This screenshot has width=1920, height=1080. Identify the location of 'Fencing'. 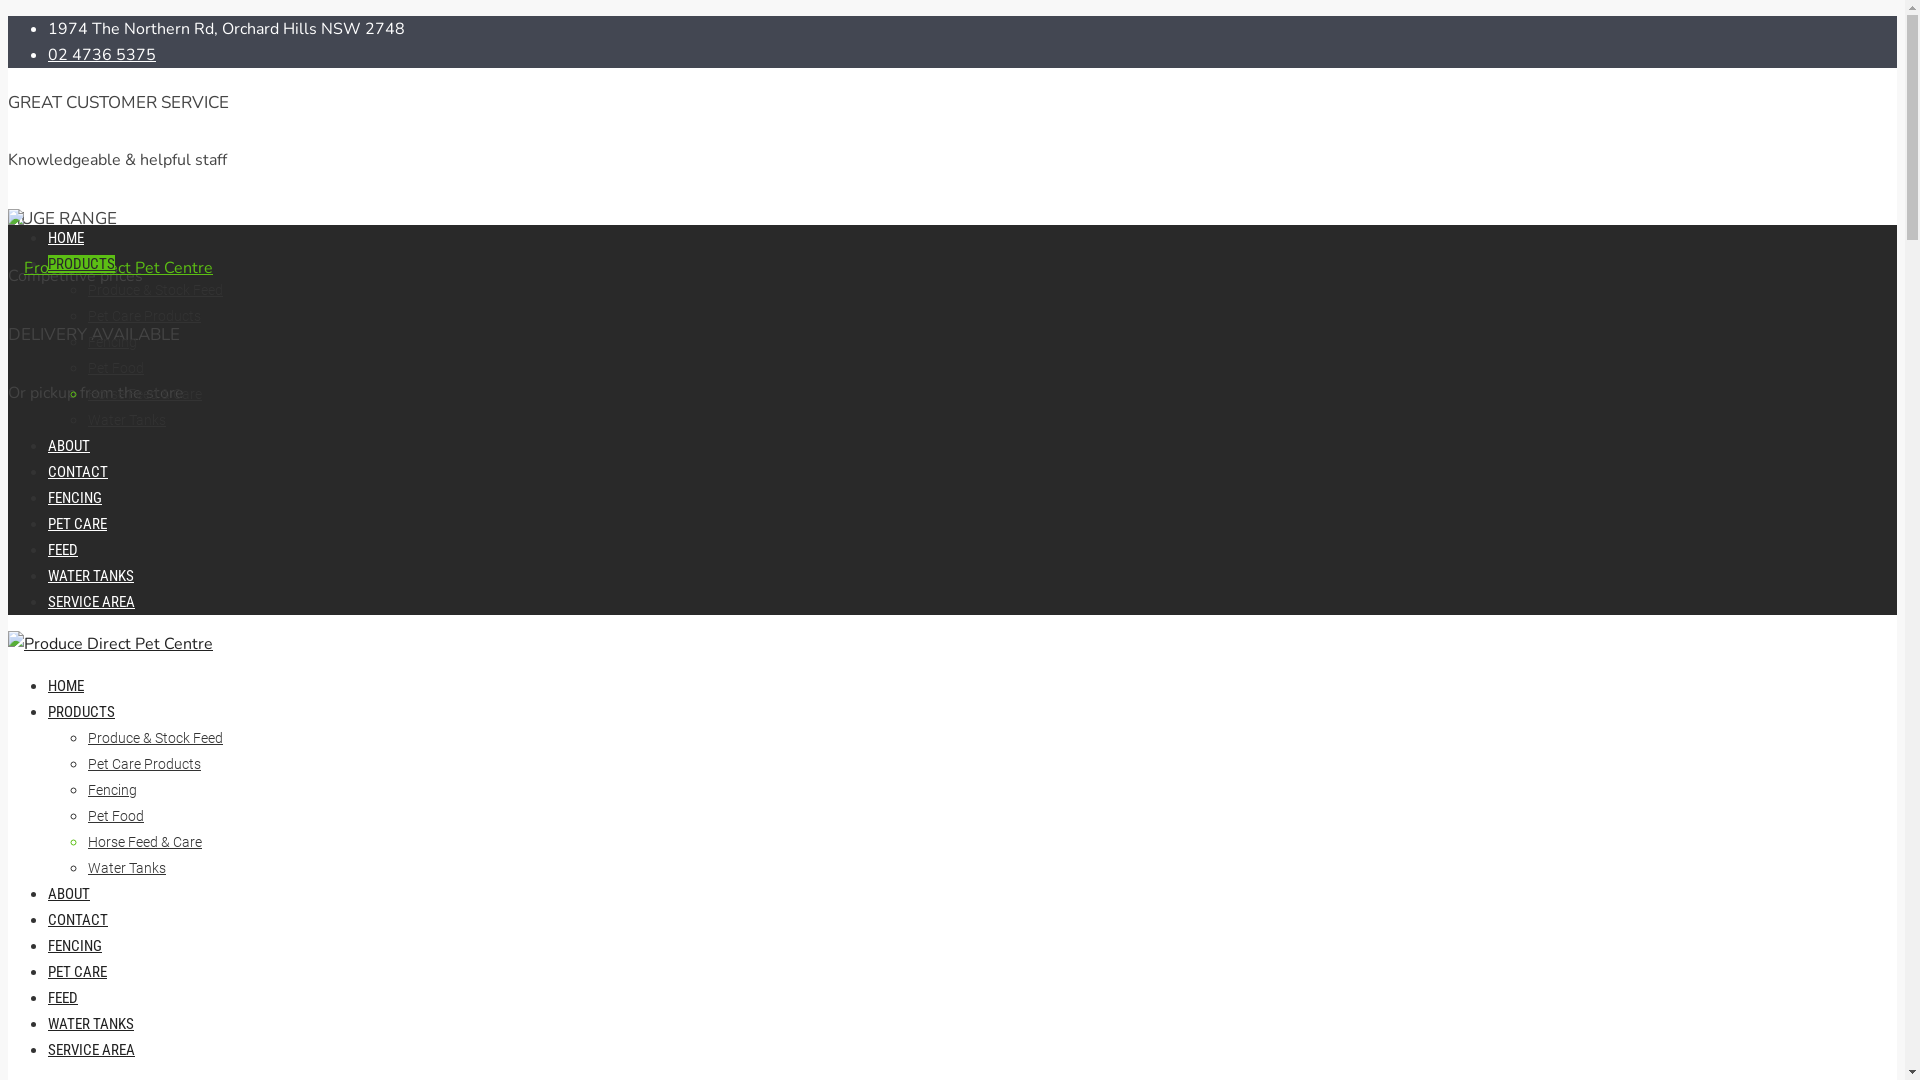
(111, 341).